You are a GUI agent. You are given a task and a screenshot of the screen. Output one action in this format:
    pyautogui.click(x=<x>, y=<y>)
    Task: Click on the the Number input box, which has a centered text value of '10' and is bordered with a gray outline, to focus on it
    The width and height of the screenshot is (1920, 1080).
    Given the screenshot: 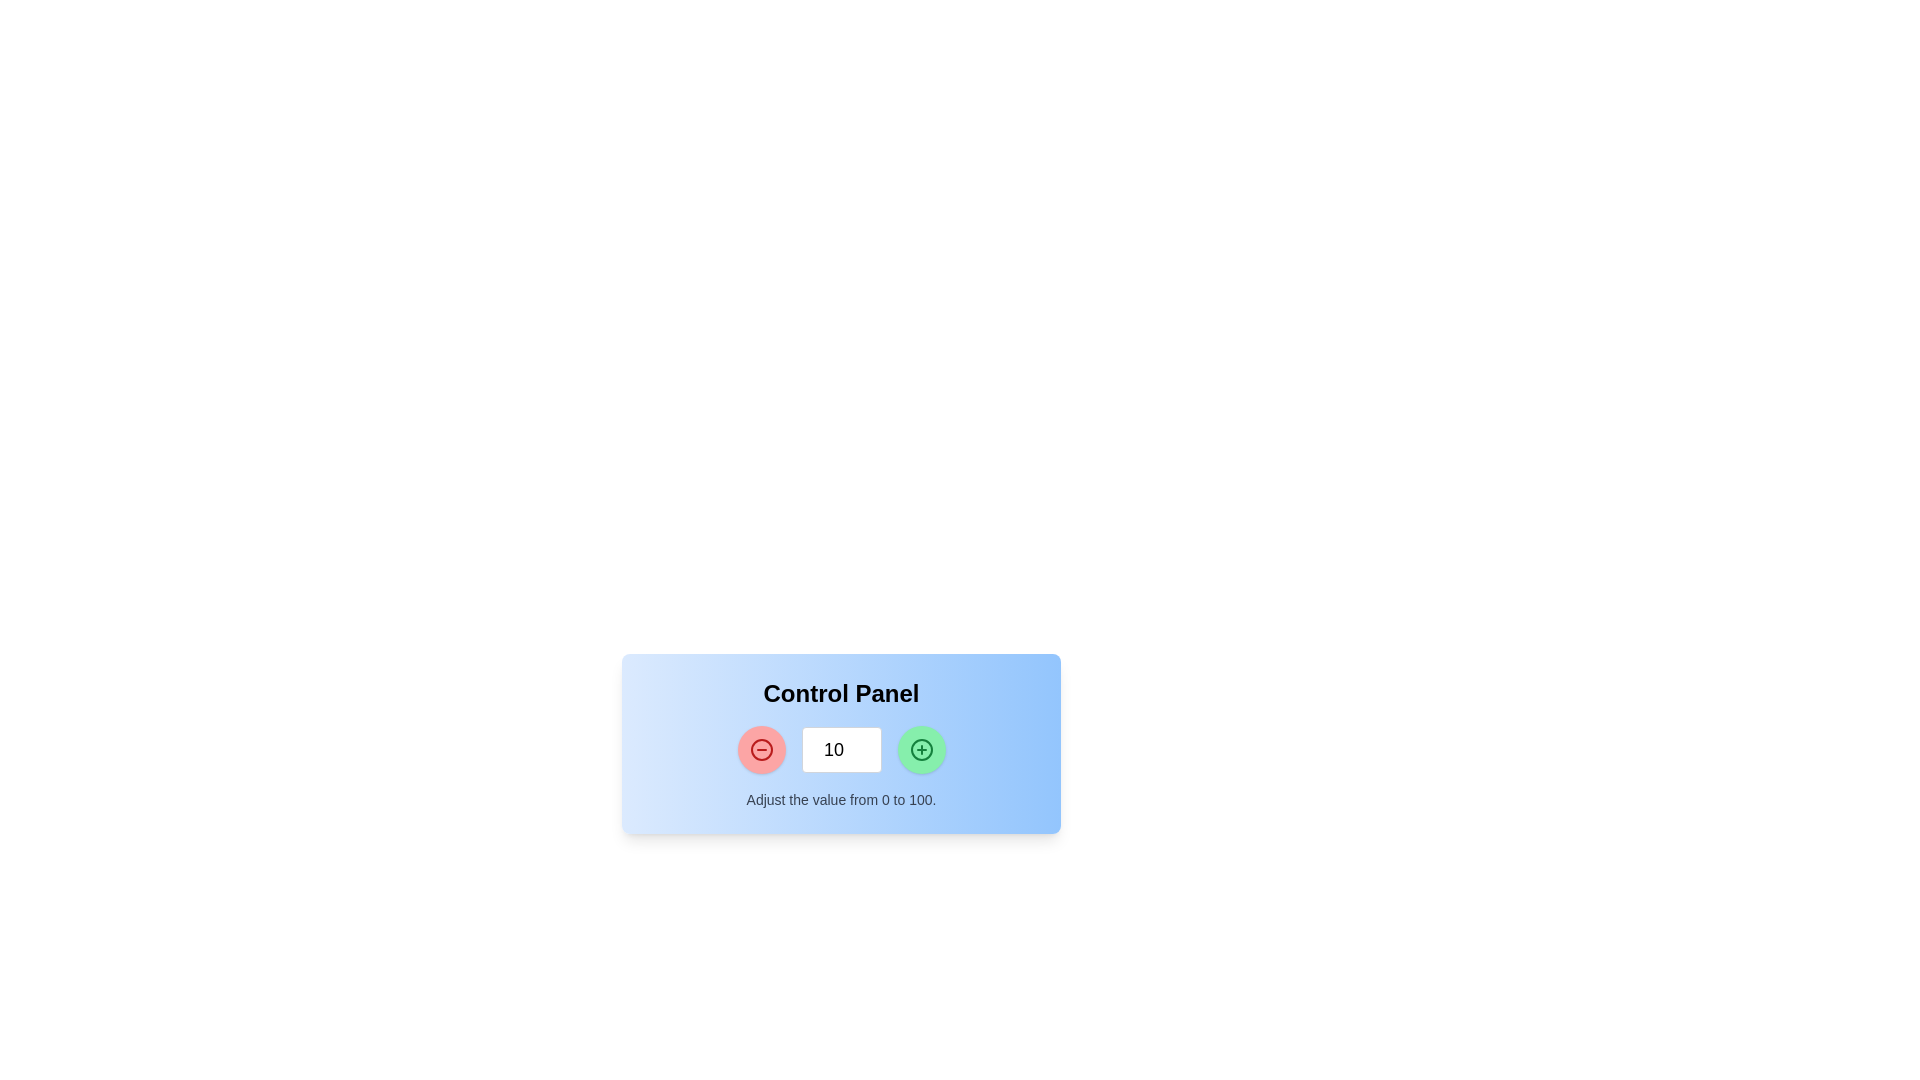 What is the action you would take?
    pyautogui.click(x=841, y=749)
    